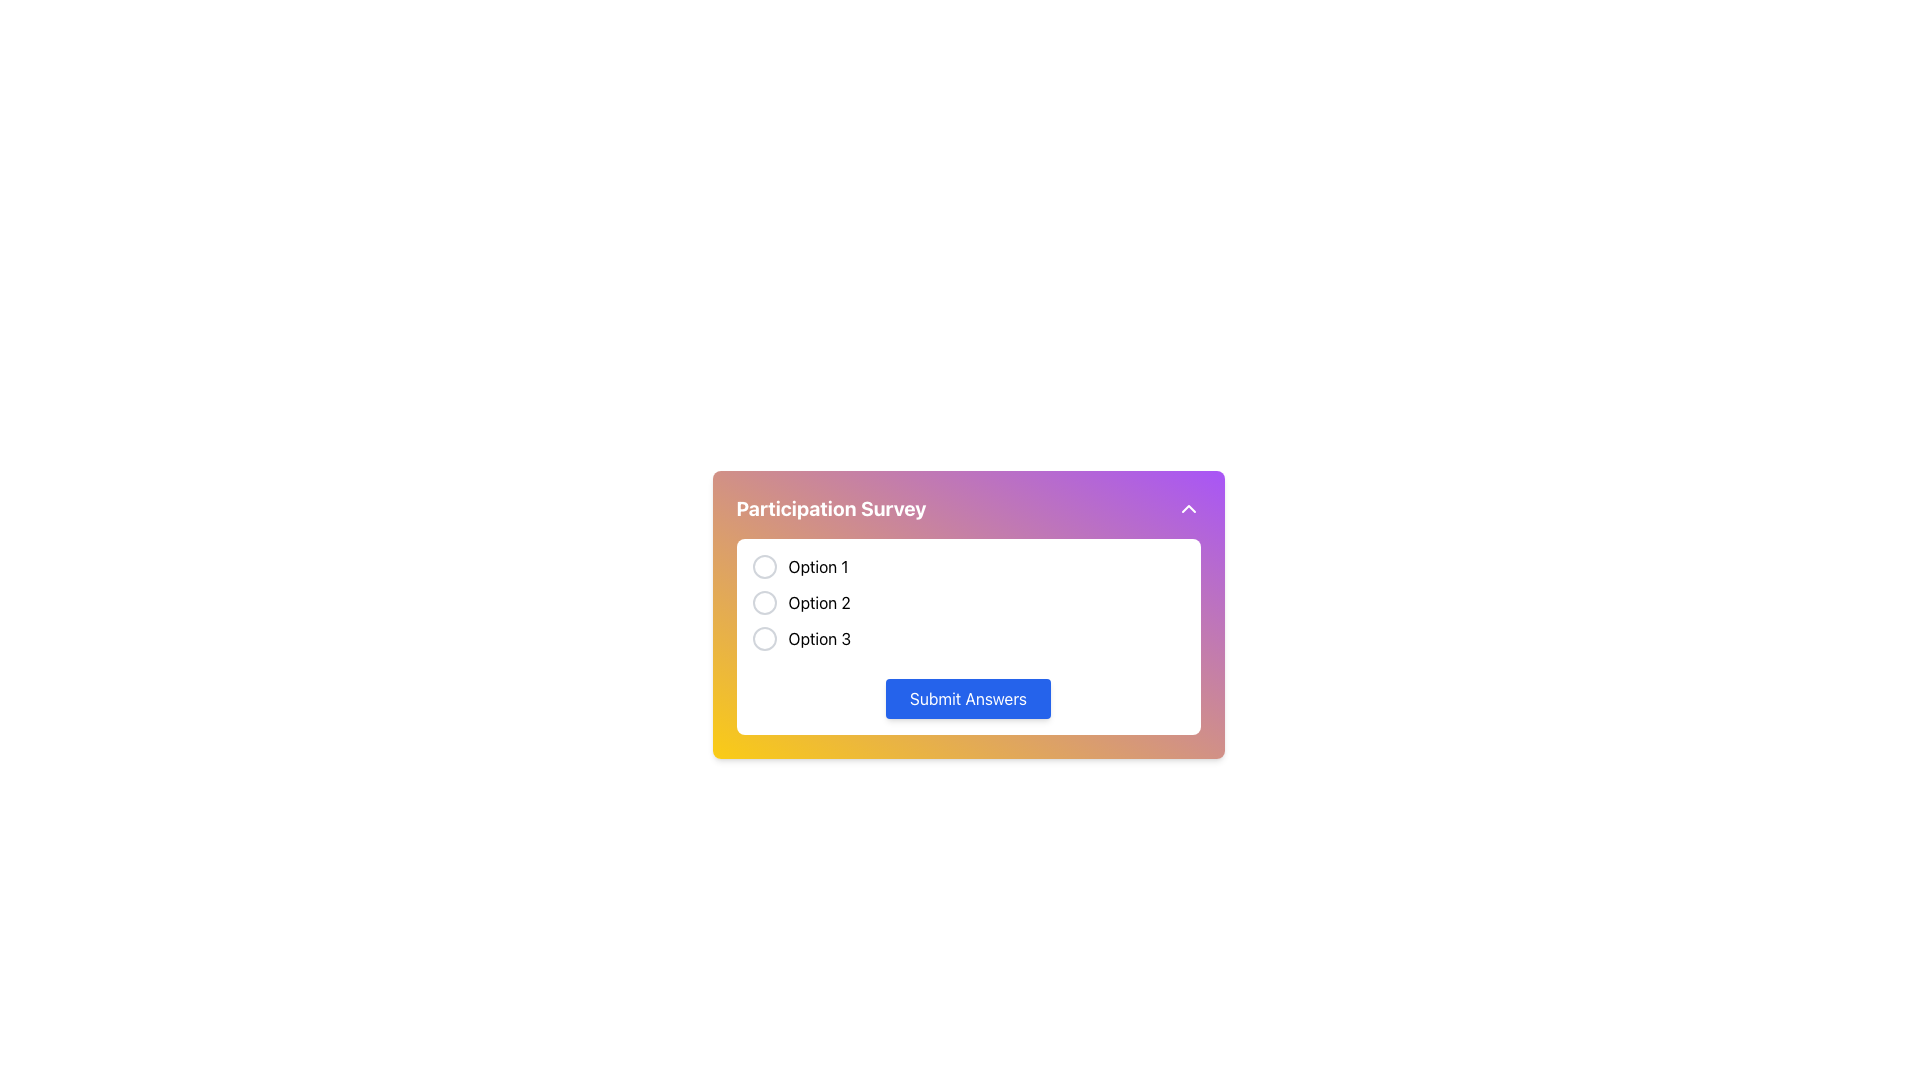 The height and width of the screenshot is (1080, 1920). Describe the element at coordinates (1188, 508) in the screenshot. I see `the movable upward-facing chevron icon located in the top-right corner of the purple header bar labeled 'Participation Survey'` at that location.